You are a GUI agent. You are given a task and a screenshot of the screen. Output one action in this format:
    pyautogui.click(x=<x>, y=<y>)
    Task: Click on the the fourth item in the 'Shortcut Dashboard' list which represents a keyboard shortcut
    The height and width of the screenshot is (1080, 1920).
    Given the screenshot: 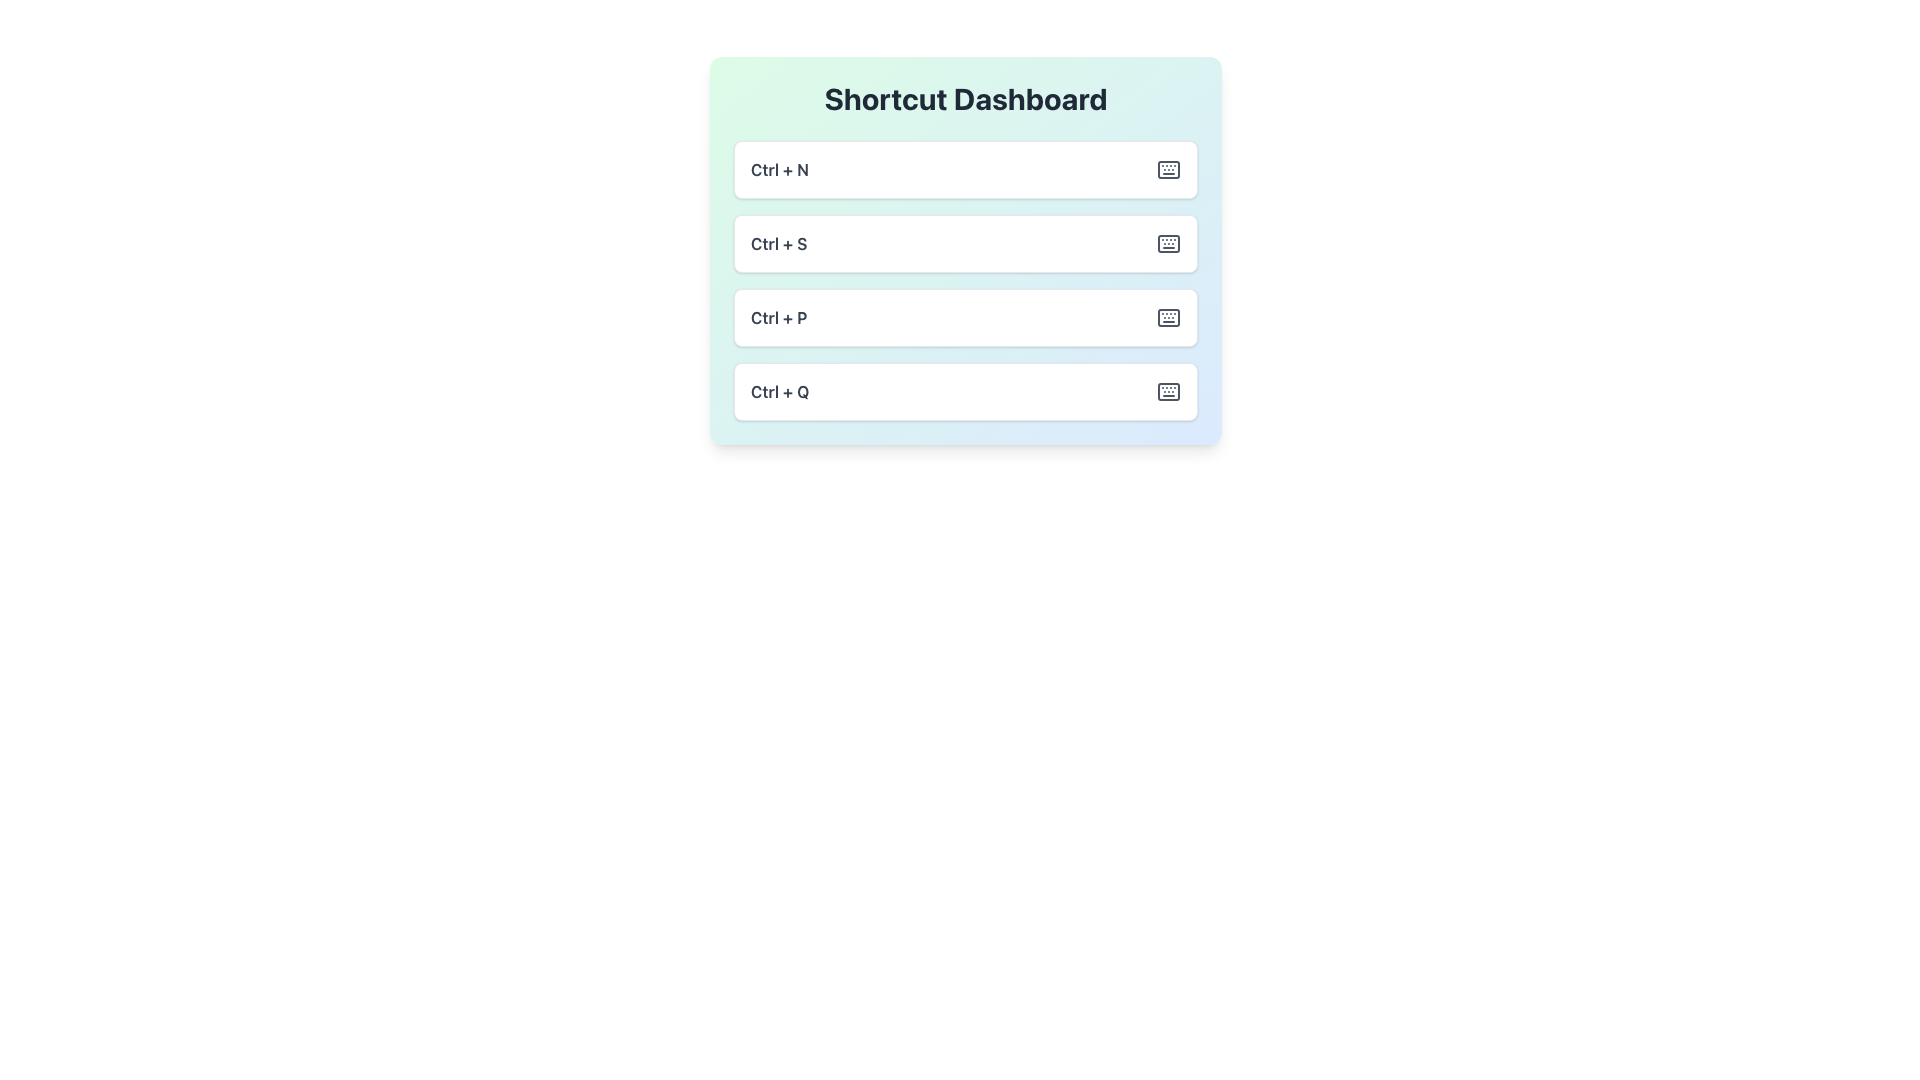 What is the action you would take?
    pyautogui.click(x=965, y=392)
    